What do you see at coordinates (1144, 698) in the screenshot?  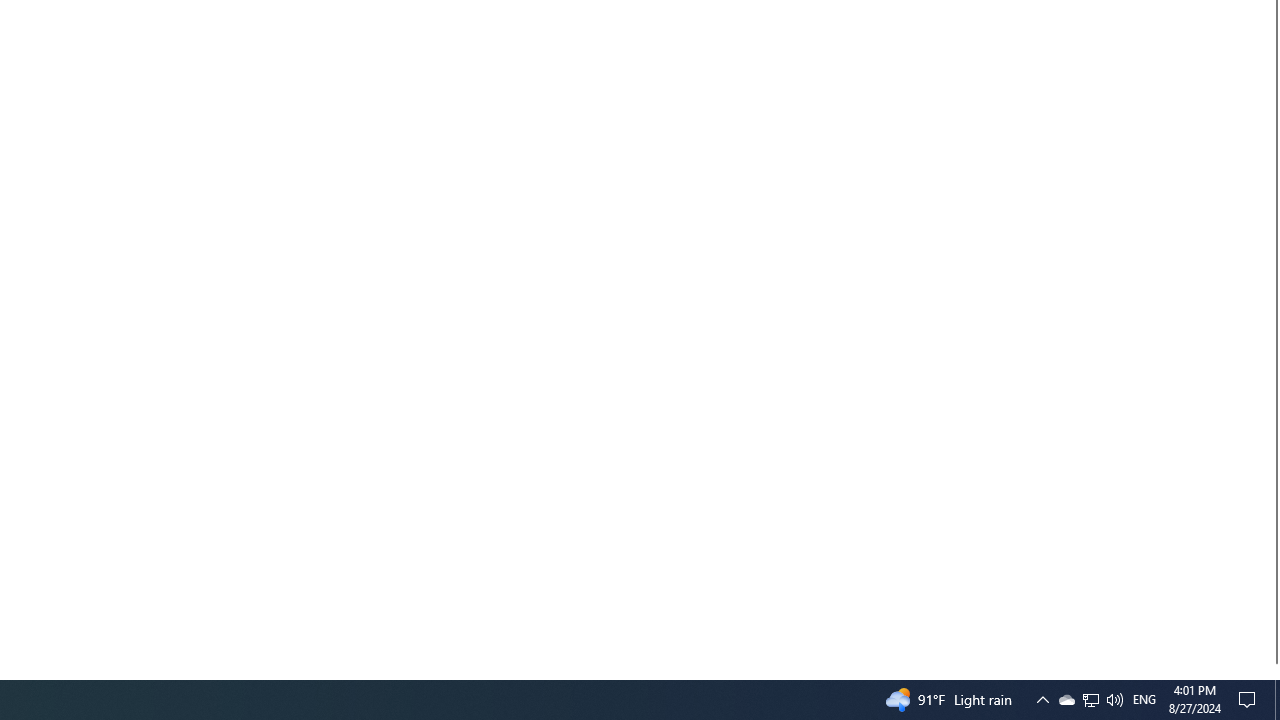 I see `'Tray Input Indicator - English (United States)'` at bounding box center [1144, 698].